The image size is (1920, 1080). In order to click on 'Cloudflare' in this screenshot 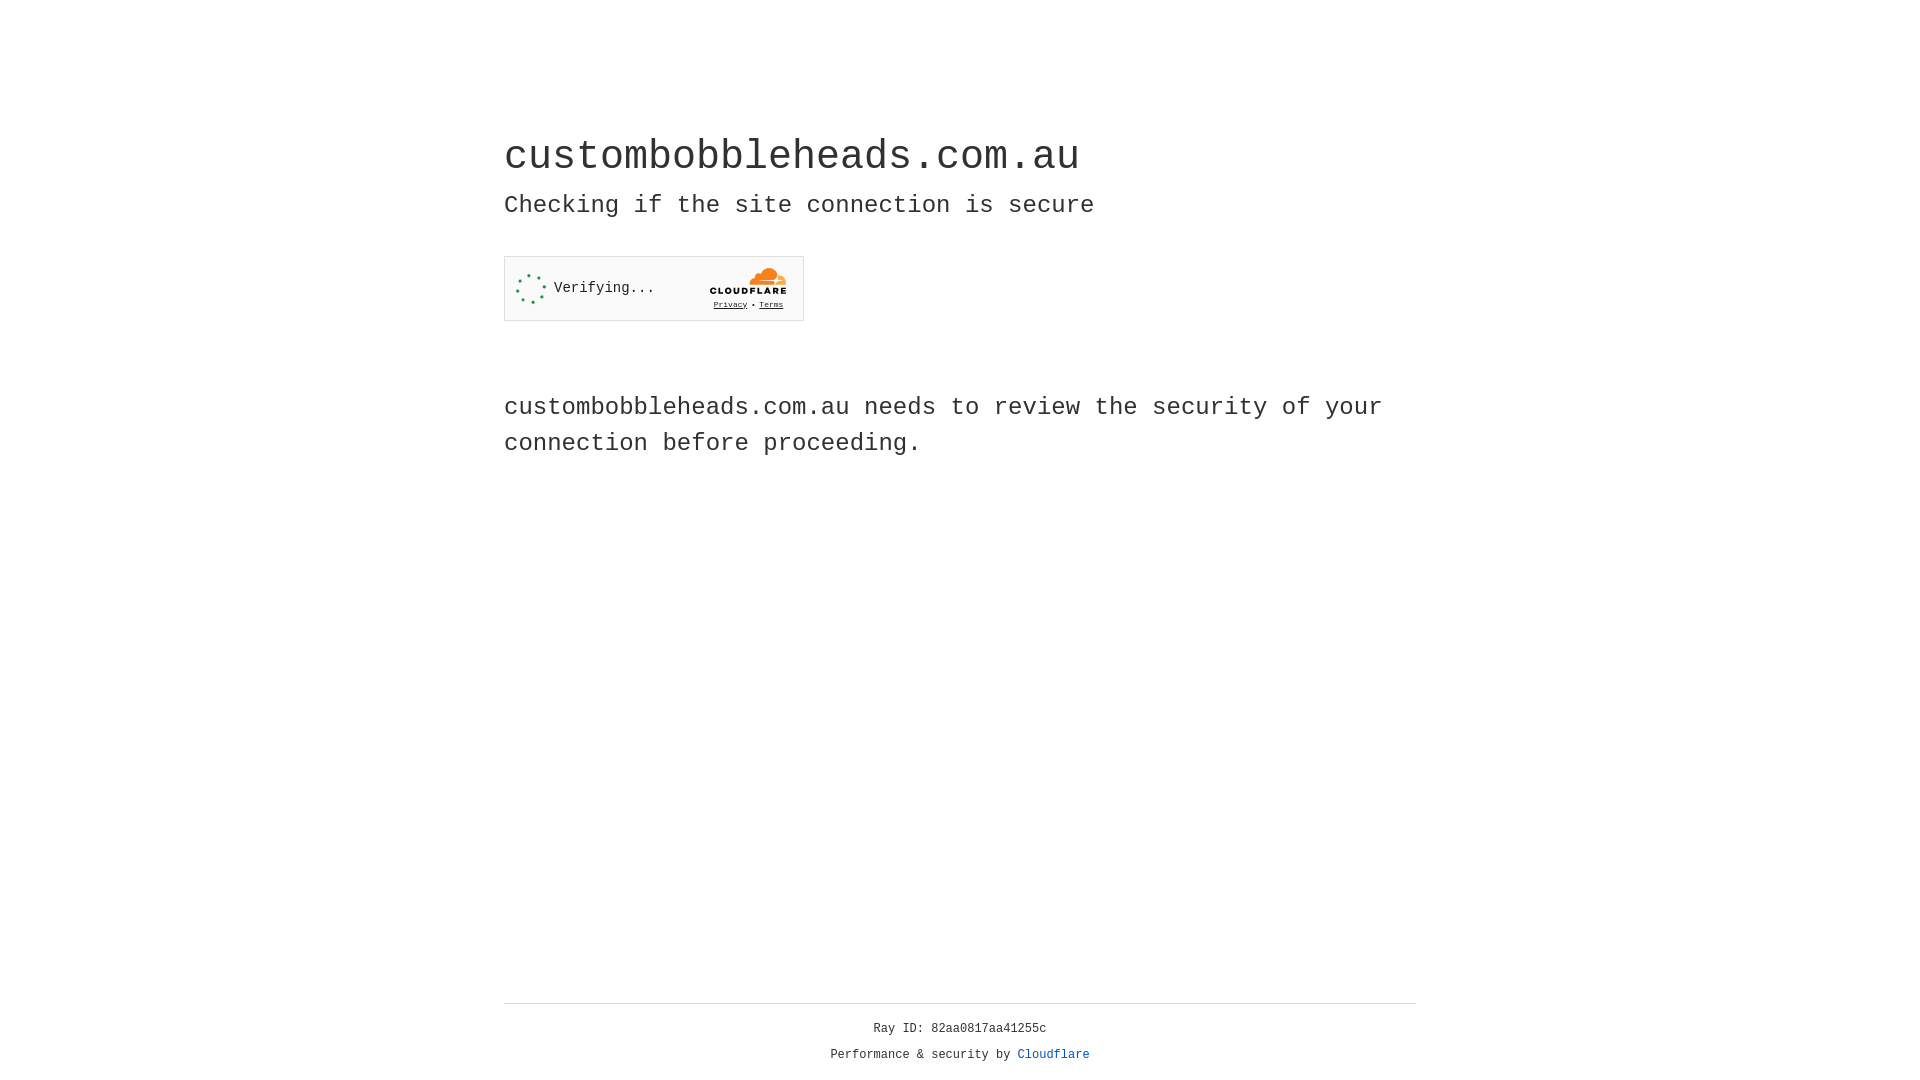, I will do `click(1017, 1054)`.